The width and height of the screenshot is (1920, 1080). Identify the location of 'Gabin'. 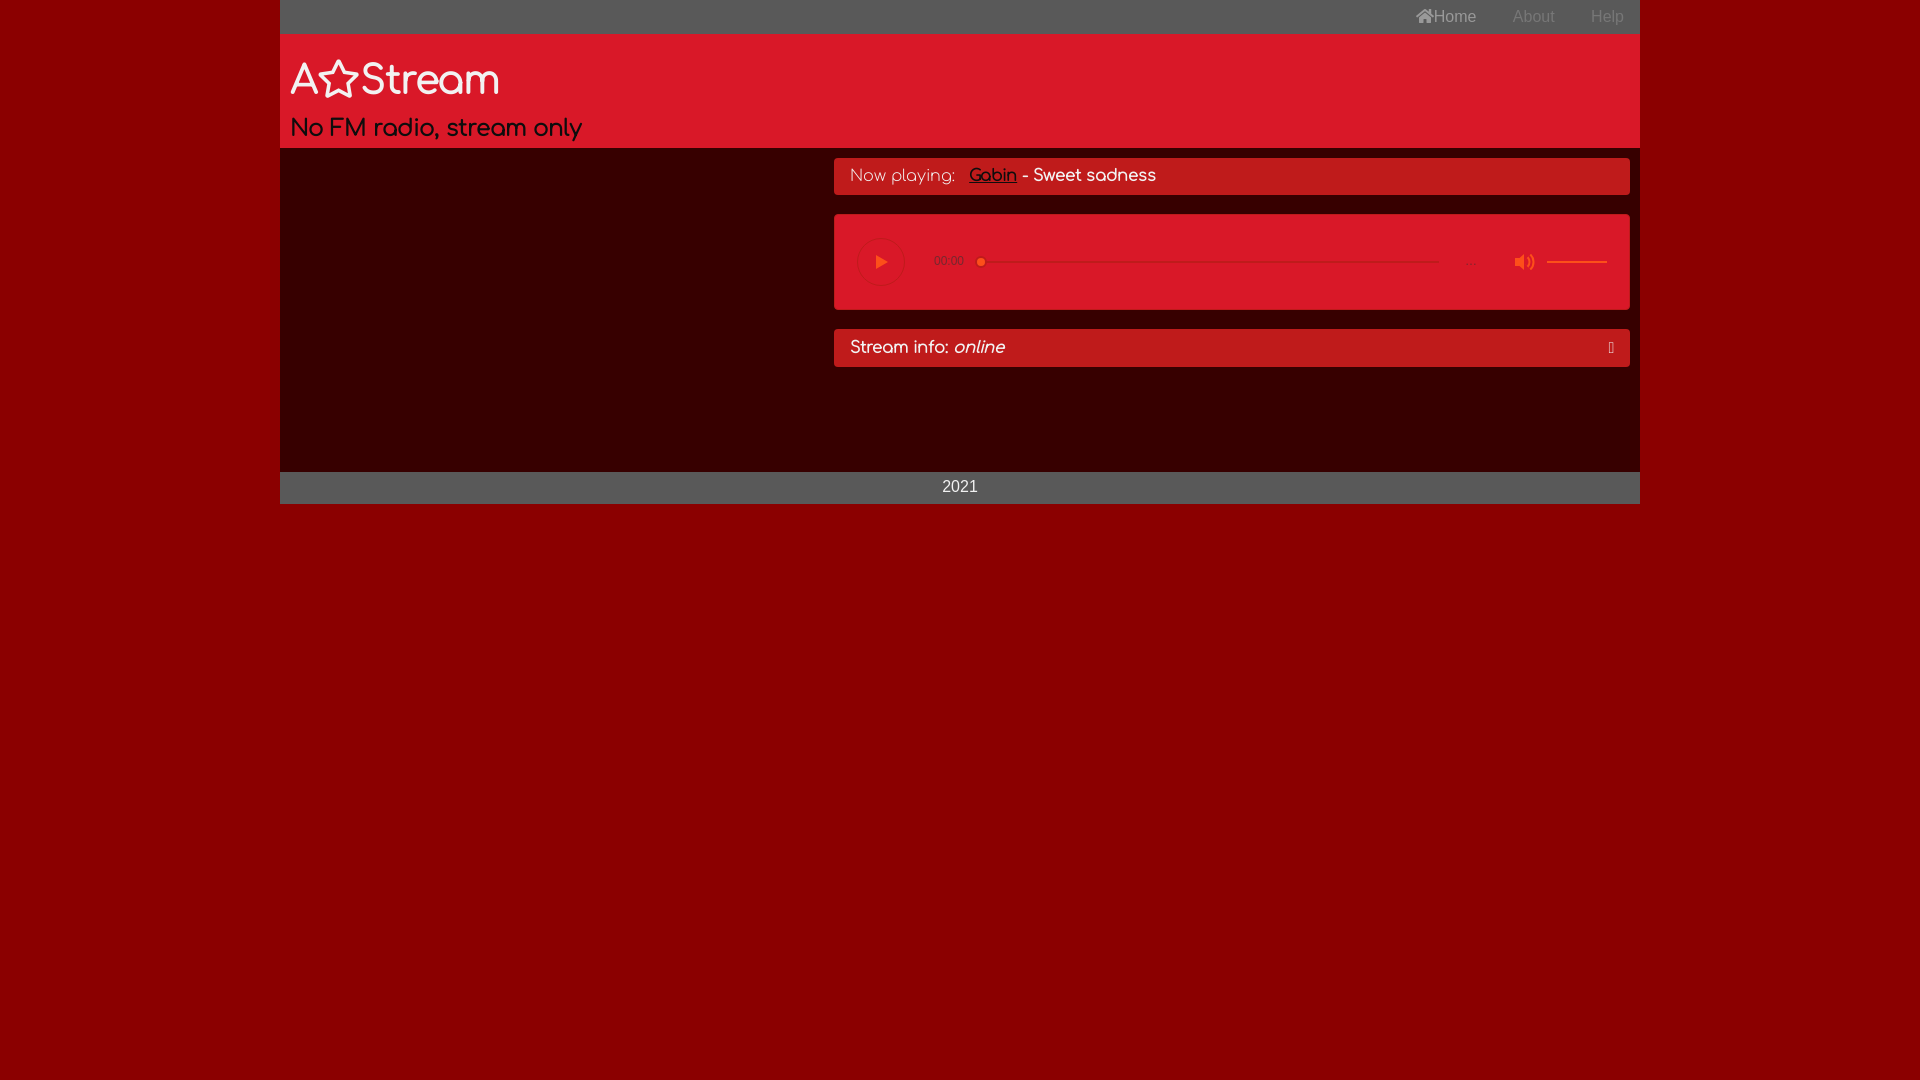
(993, 175).